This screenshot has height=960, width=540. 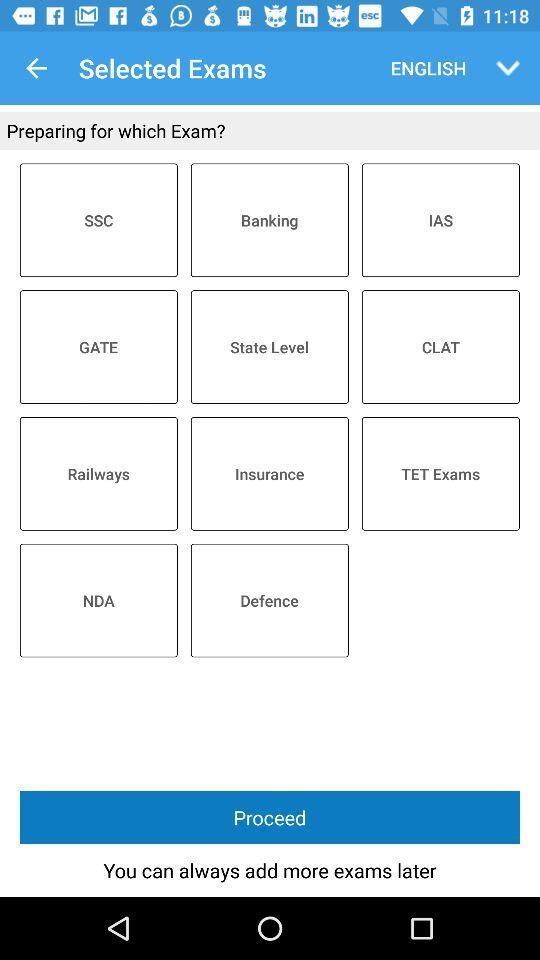 I want to click on proceed icon, so click(x=270, y=817).